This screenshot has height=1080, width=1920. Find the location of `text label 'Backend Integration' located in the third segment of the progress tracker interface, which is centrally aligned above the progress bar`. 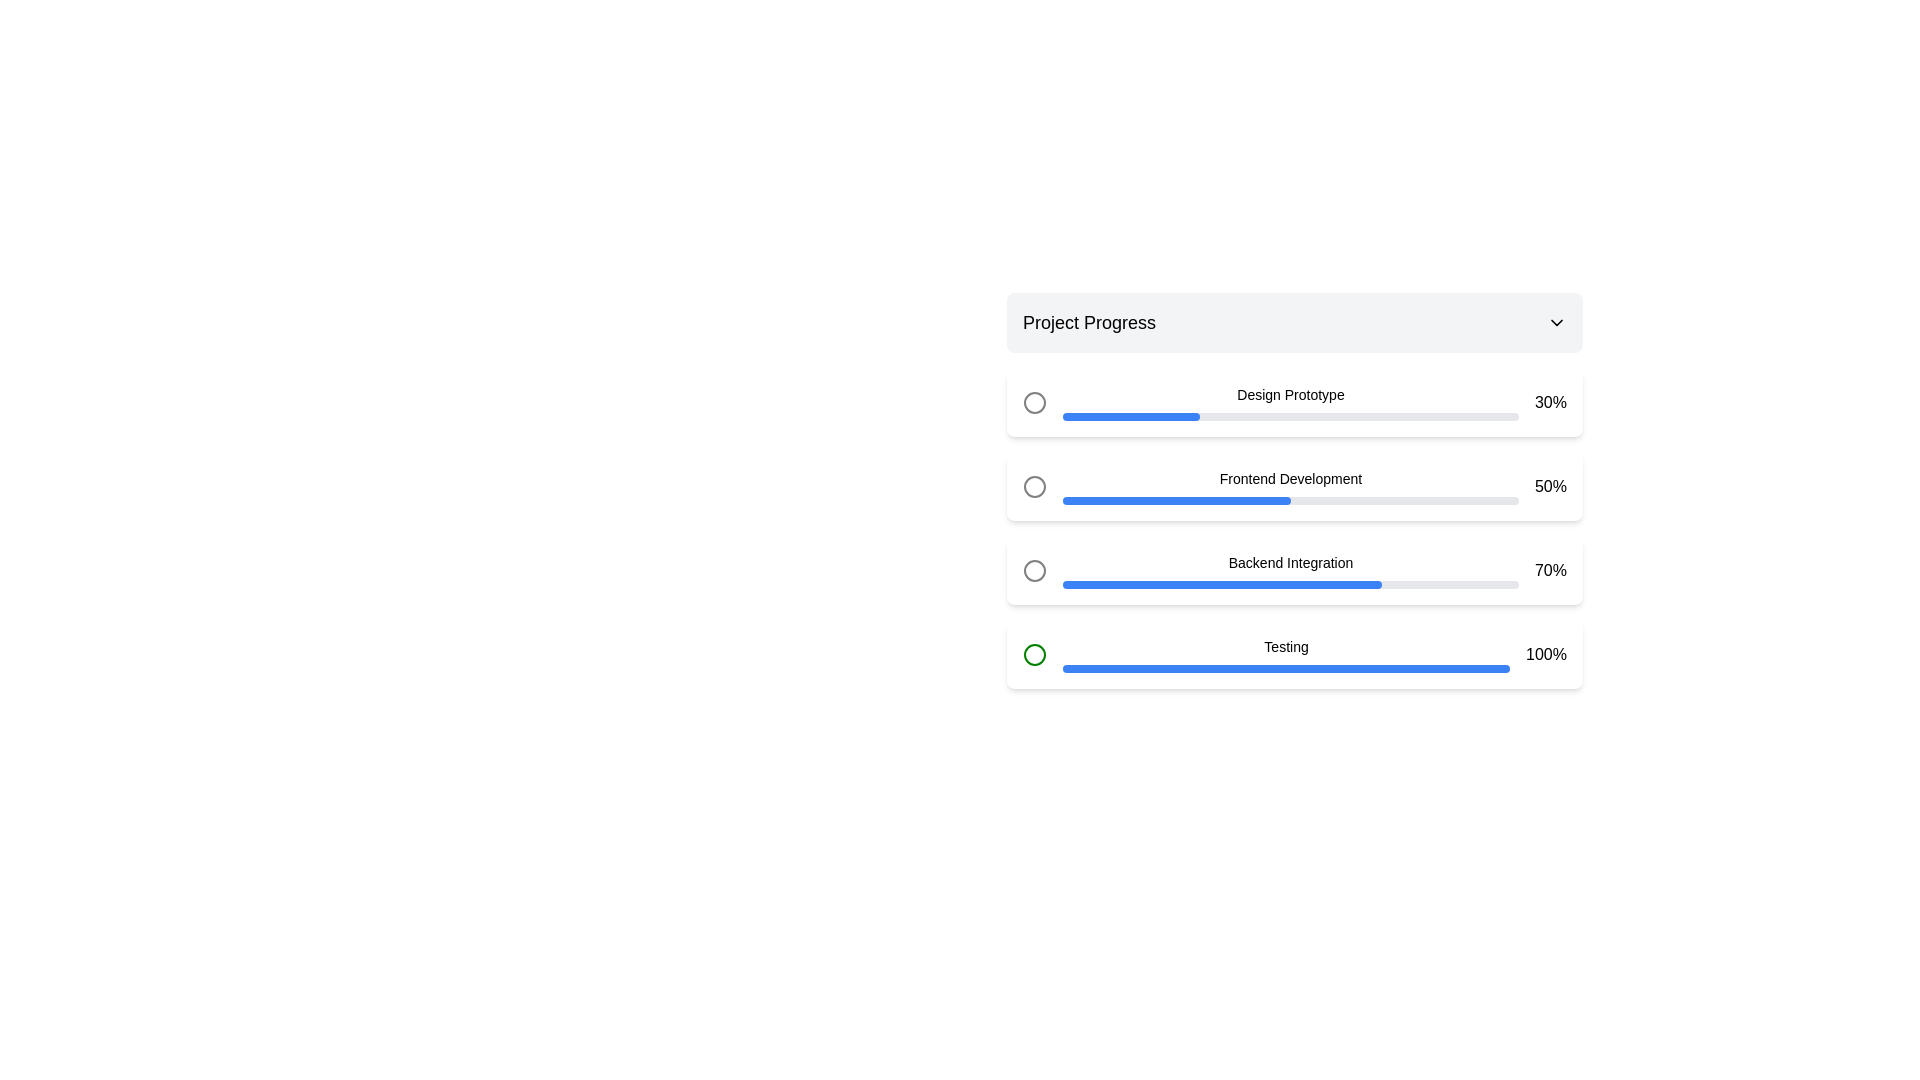

text label 'Backend Integration' located in the third segment of the progress tracker interface, which is centrally aligned above the progress bar is located at coordinates (1291, 563).